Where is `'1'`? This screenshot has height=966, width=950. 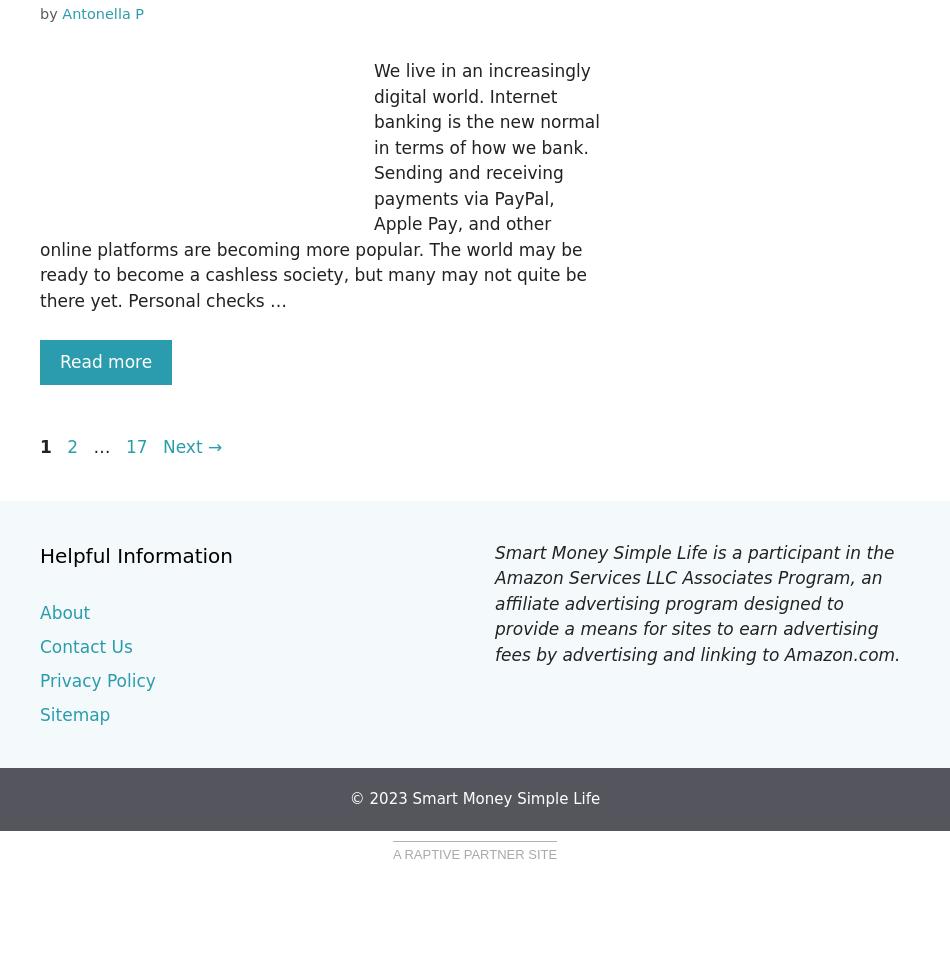
'1' is located at coordinates (39, 445).